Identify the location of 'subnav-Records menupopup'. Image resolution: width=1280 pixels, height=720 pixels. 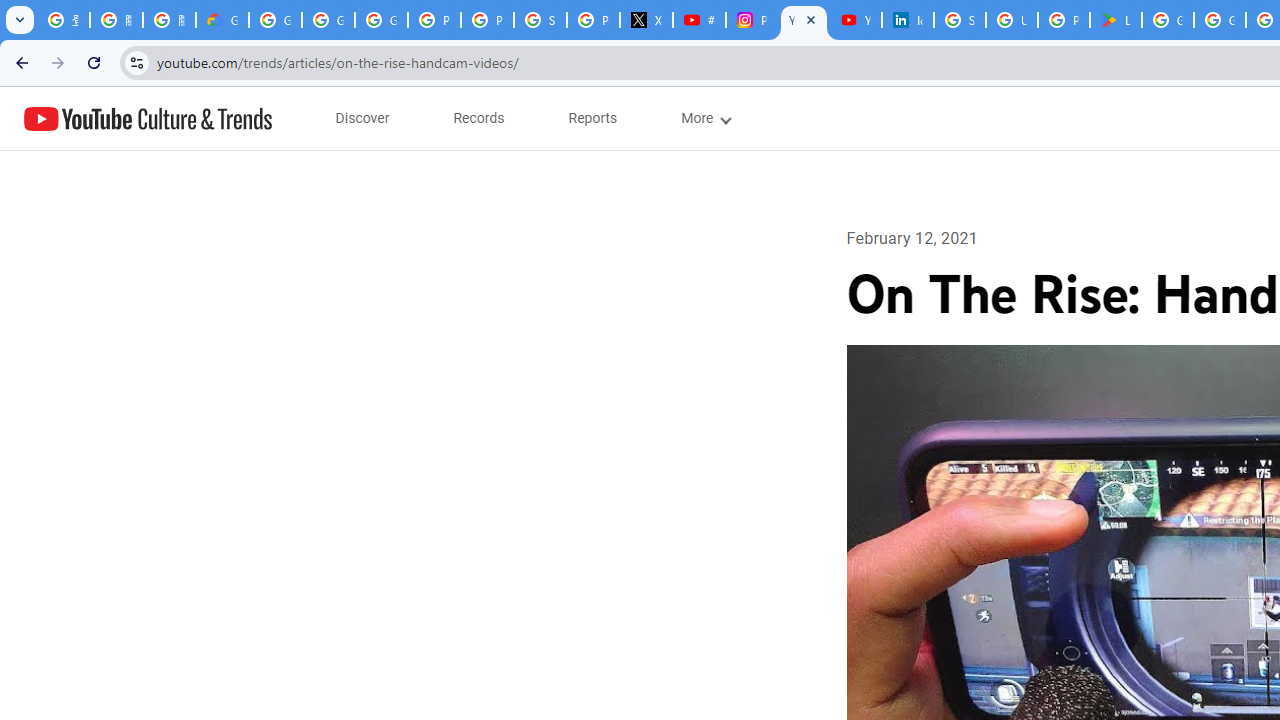
(478, 118).